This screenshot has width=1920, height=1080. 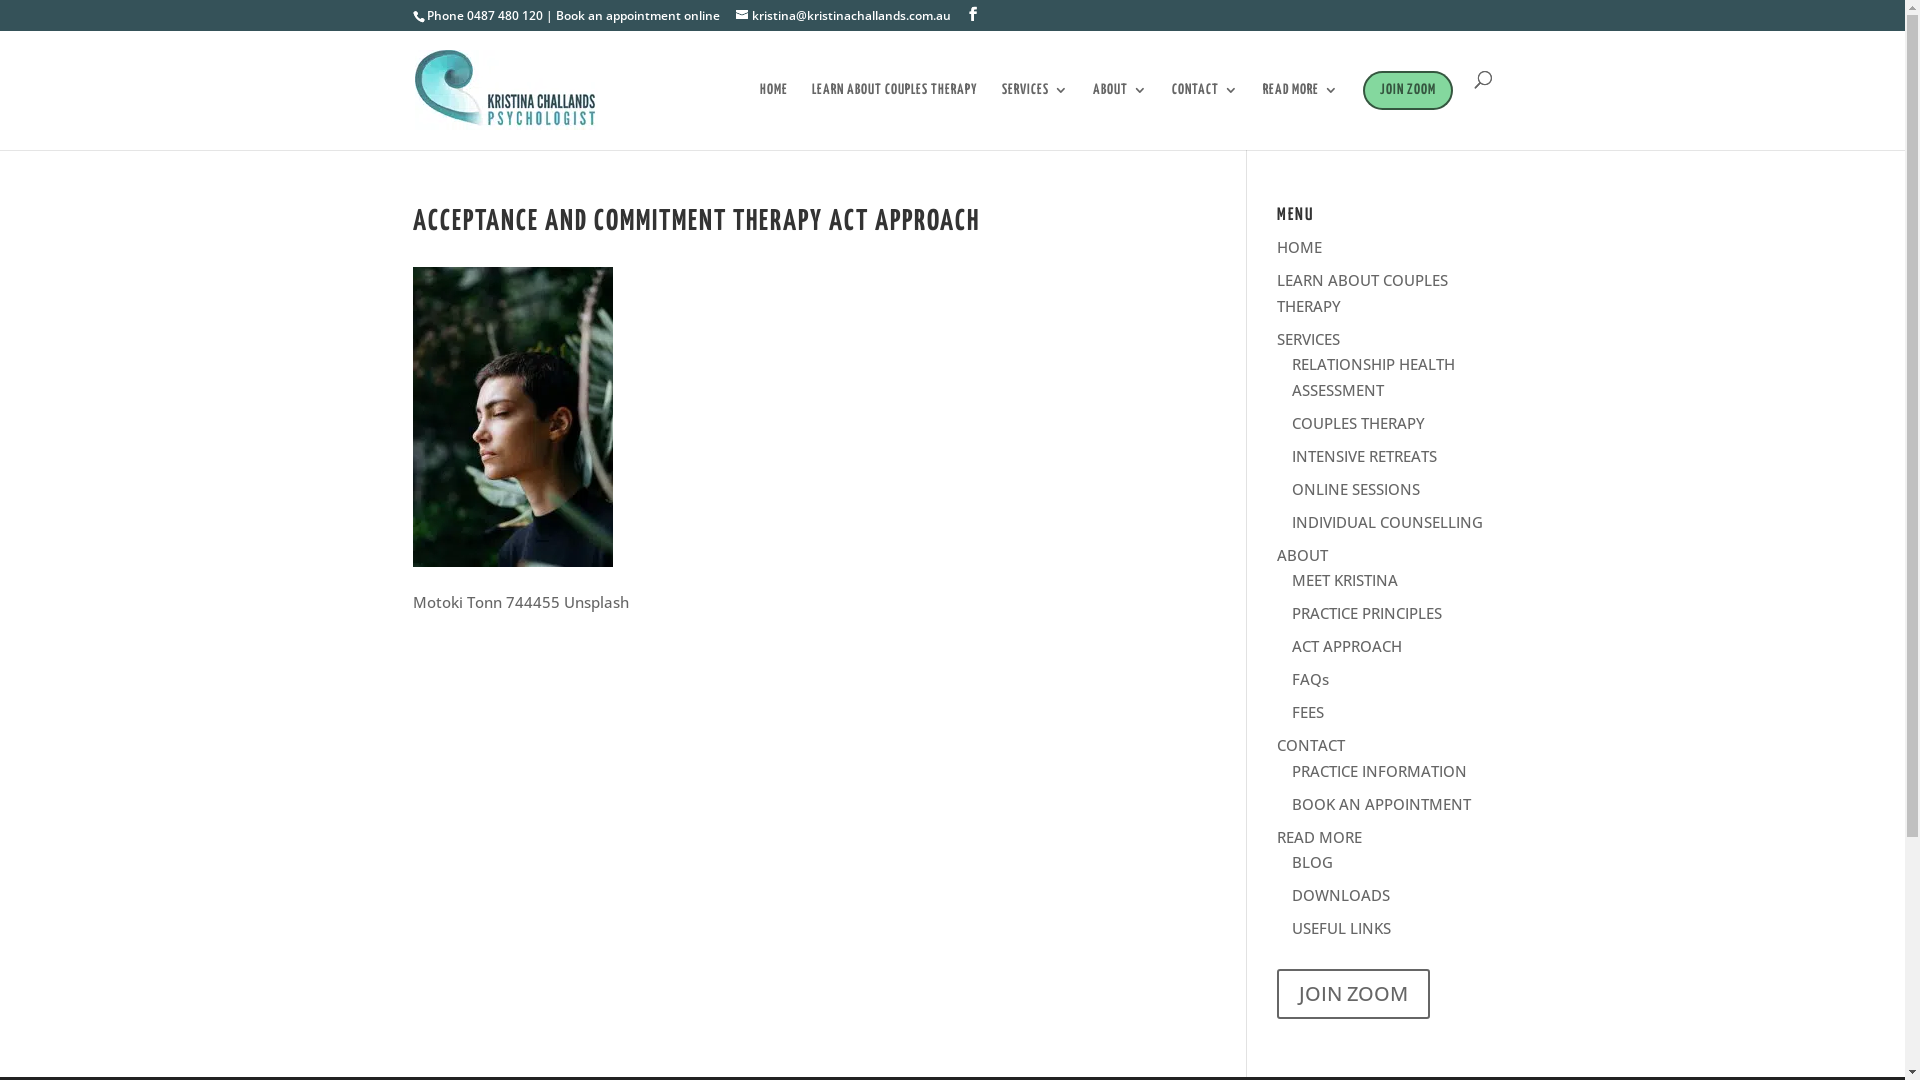 I want to click on 'USEFUL LINKS', so click(x=1341, y=928).